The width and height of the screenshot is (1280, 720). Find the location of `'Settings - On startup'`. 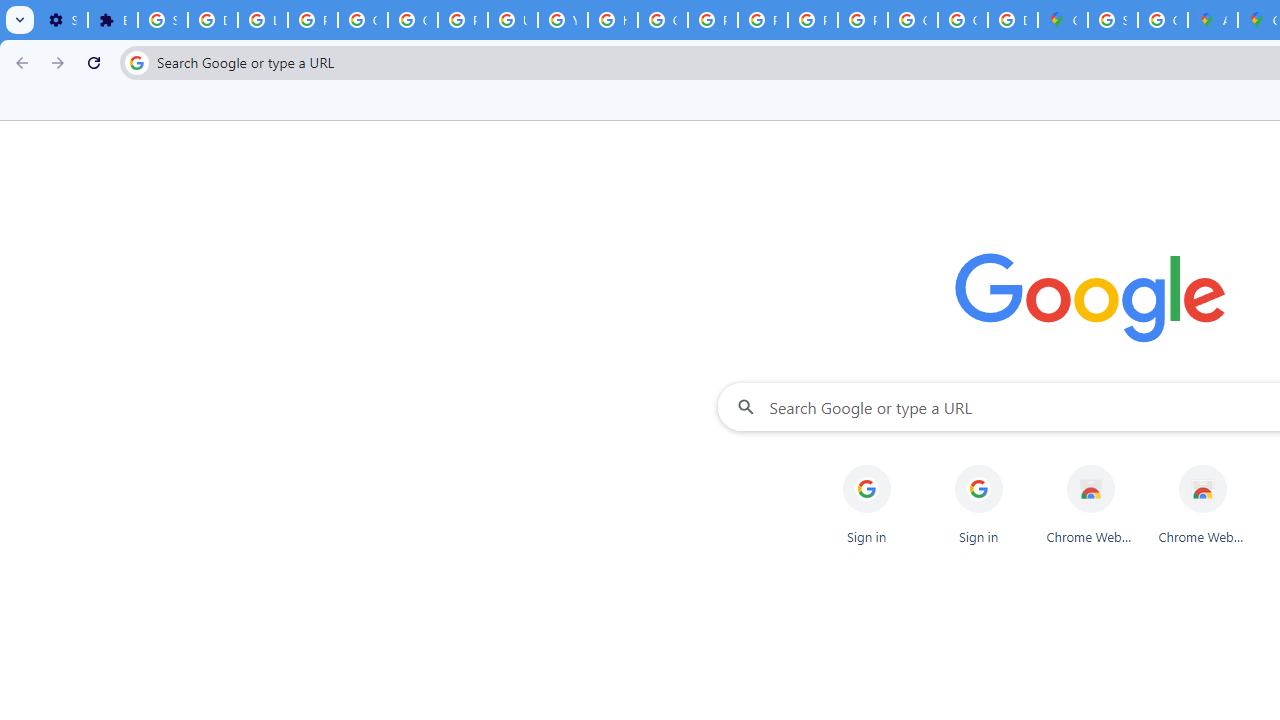

'Settings - On startup' is located at coordinates (62, 20).